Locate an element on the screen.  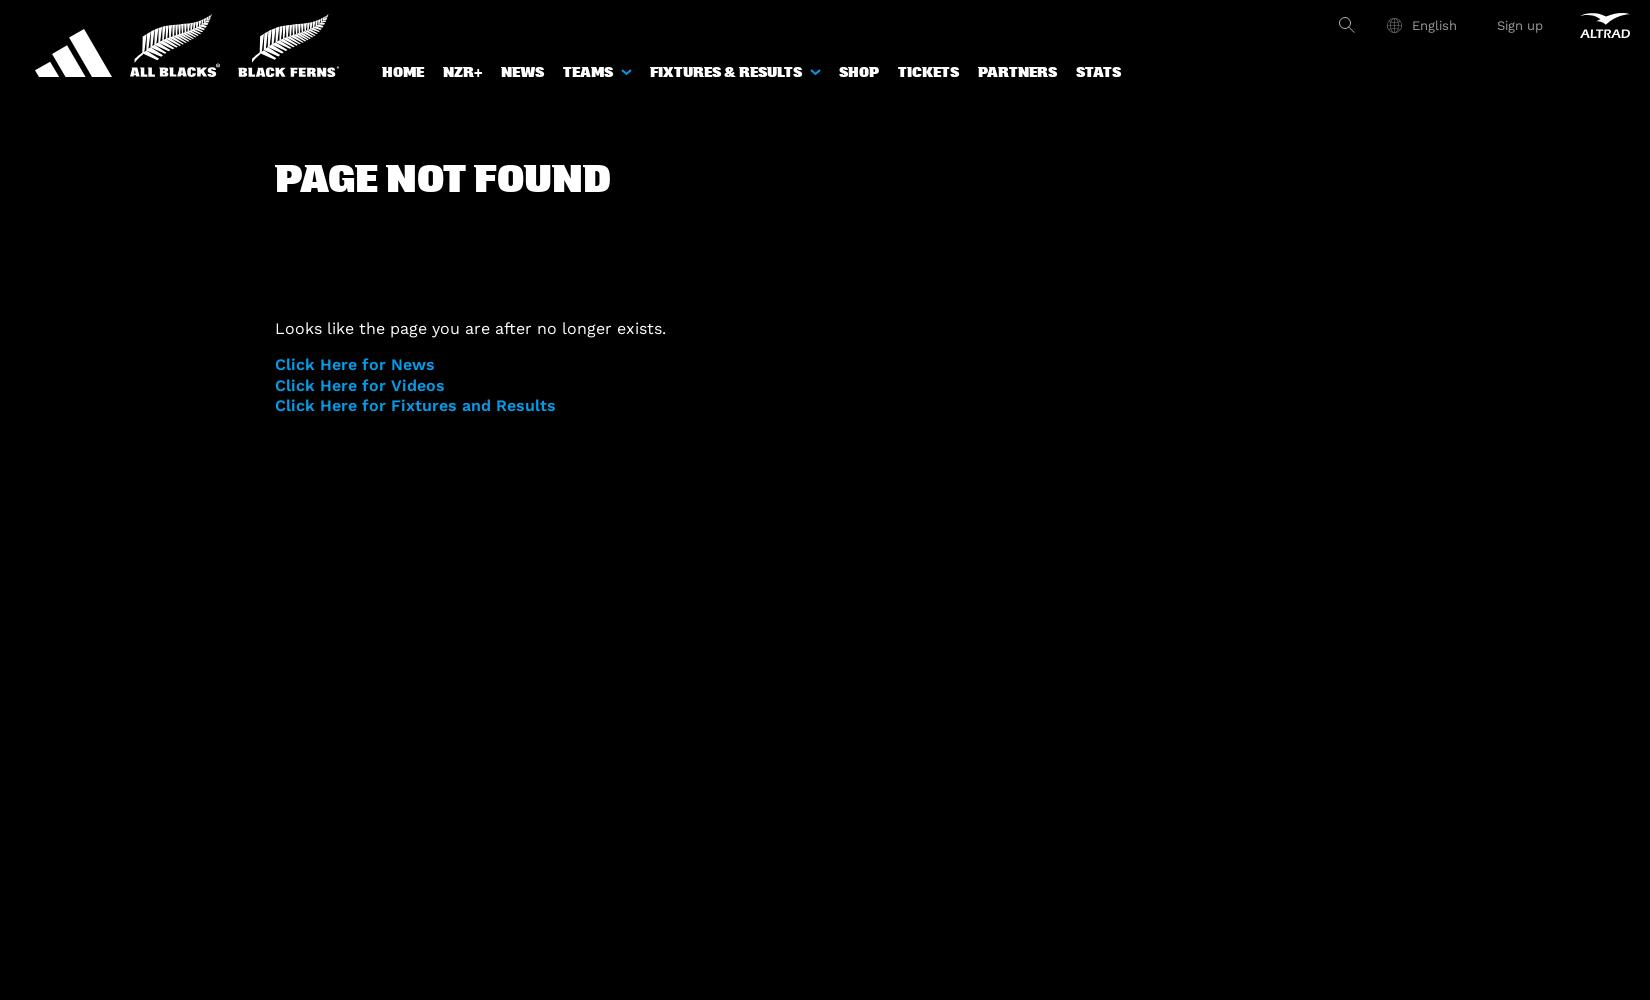
'NZR+' is located at coordinates (461, 71).